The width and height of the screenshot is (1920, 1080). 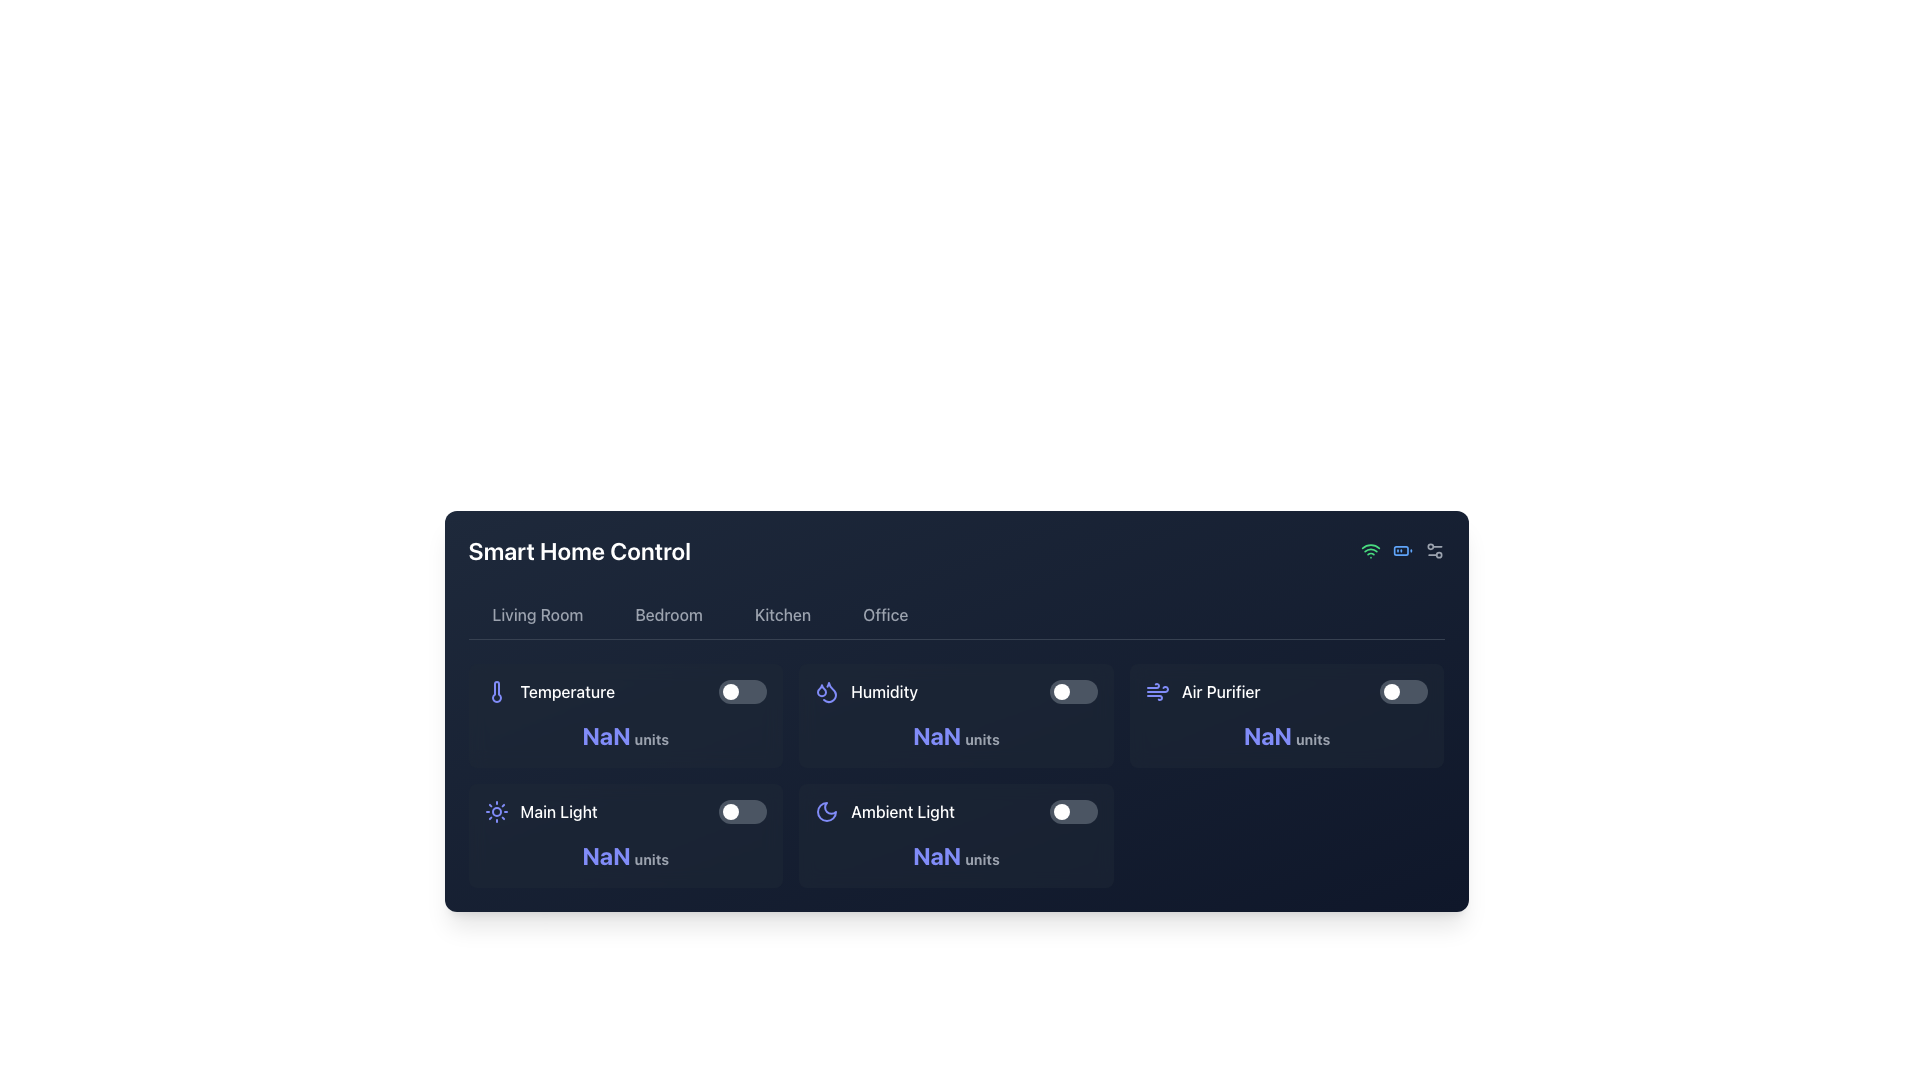 I want to click on the 'Humidity' text label with a blue droplet icon, which is part of the environmental settings controls in the smart home interface, so click(x=866, y=690).